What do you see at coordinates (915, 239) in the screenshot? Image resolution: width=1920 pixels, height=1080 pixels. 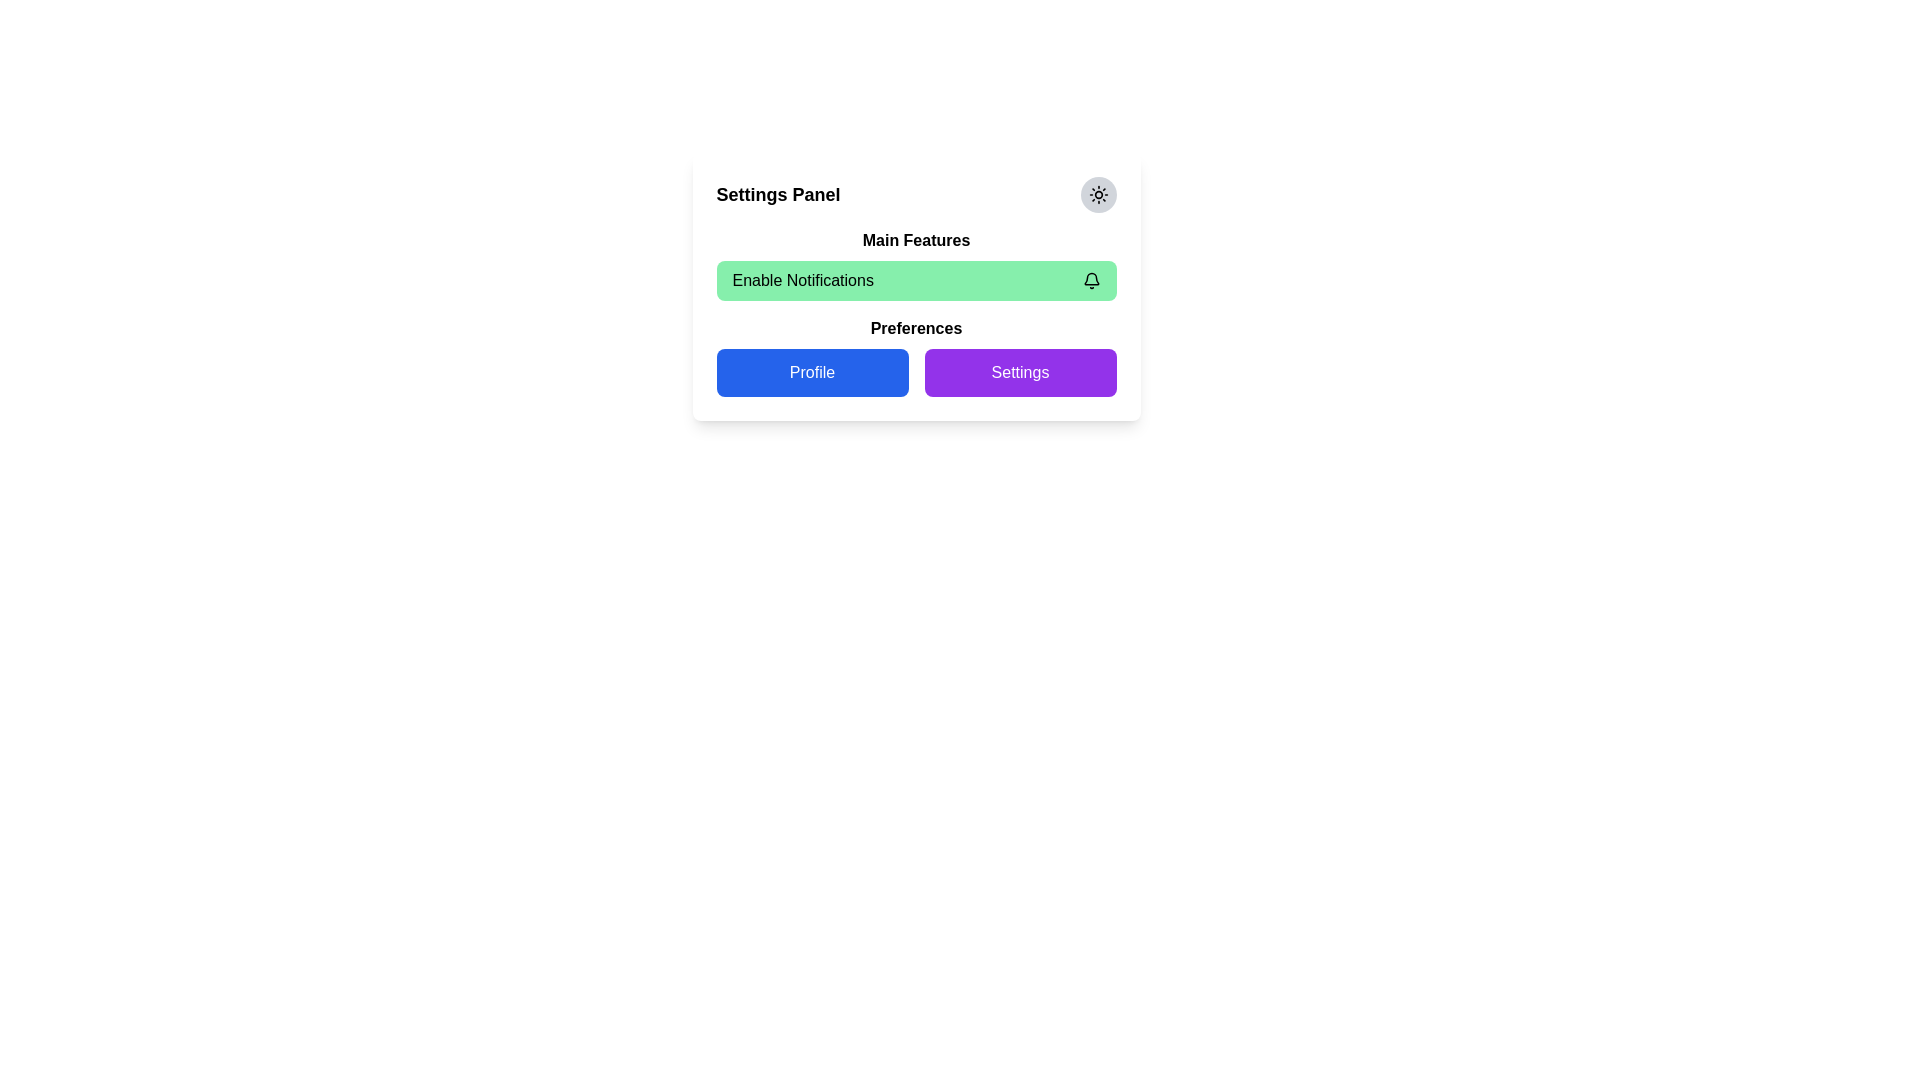 I see `the text label that describes the section below it, located beneath the 'Settings Panel' heading and above the 'Enable Notifications' button` at bounding box center [915, 239].